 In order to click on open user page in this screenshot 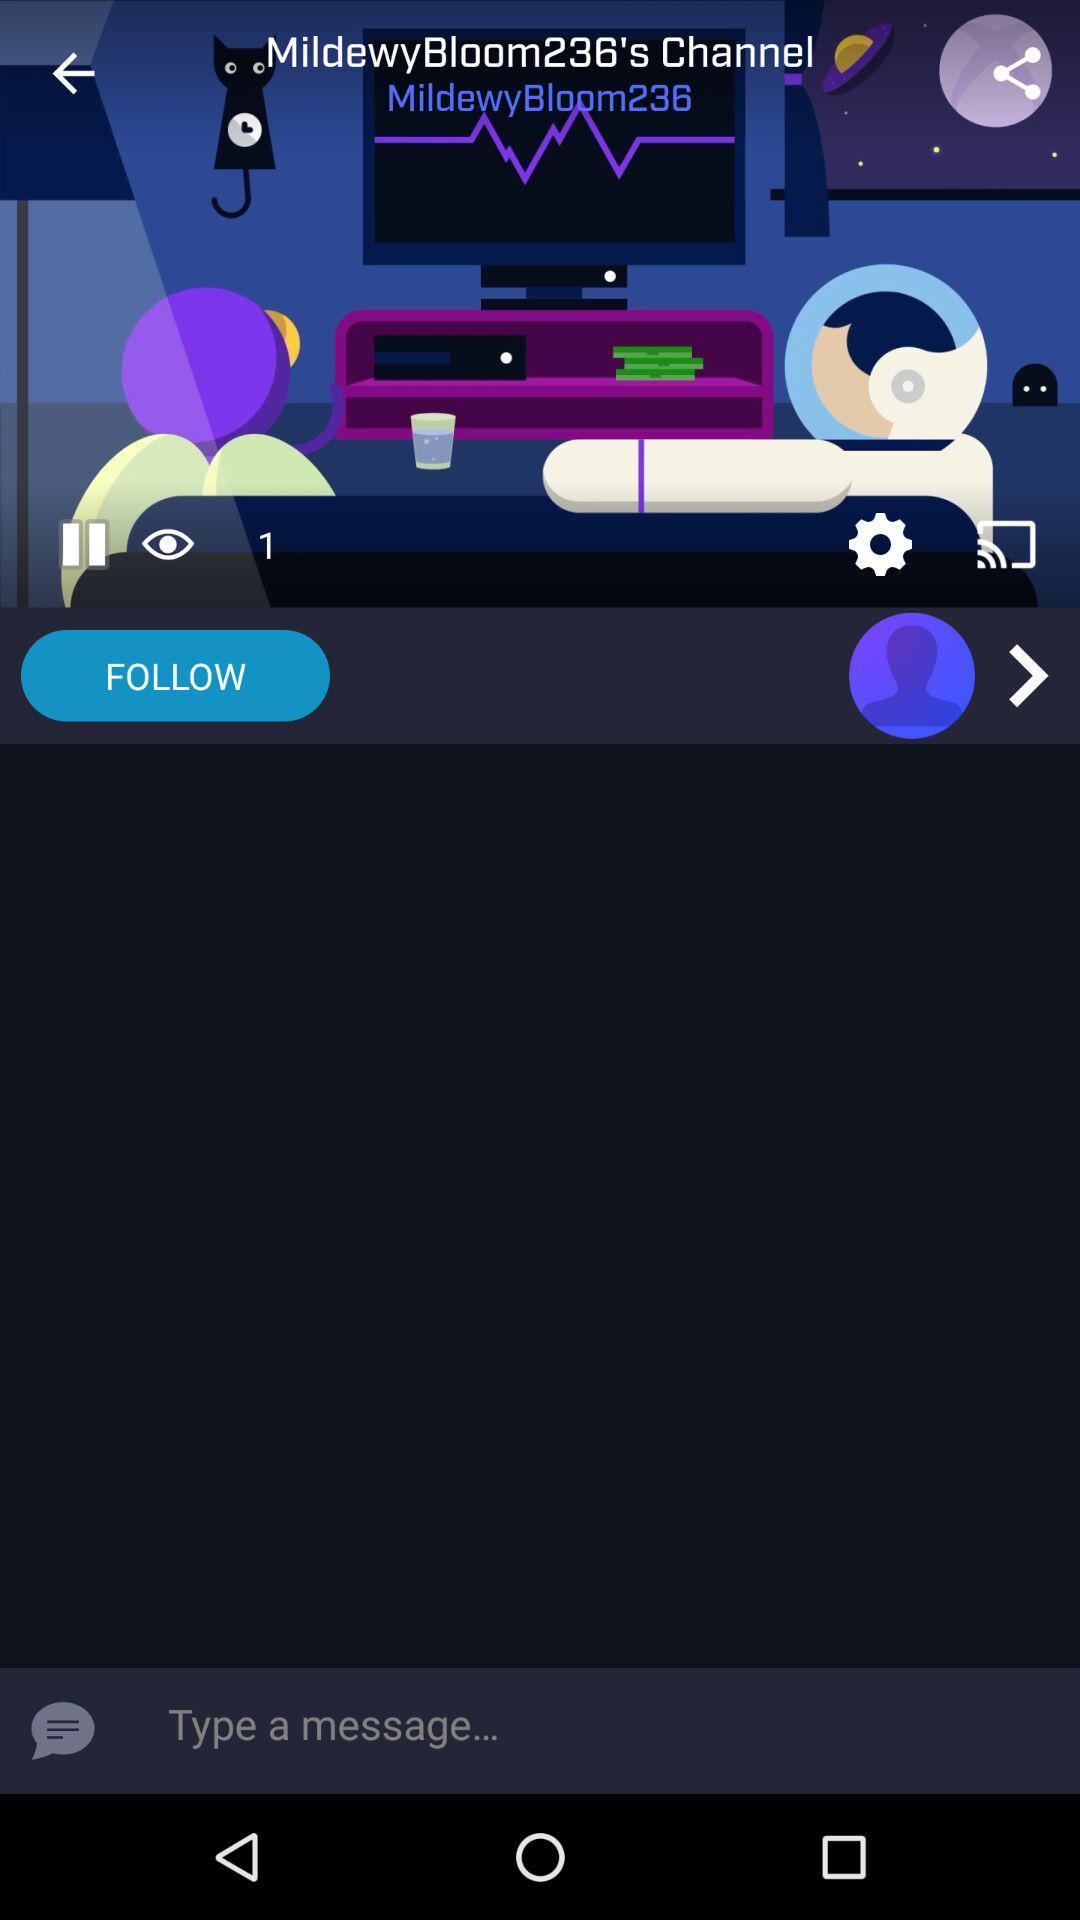, I will do `click(911, 675)`.